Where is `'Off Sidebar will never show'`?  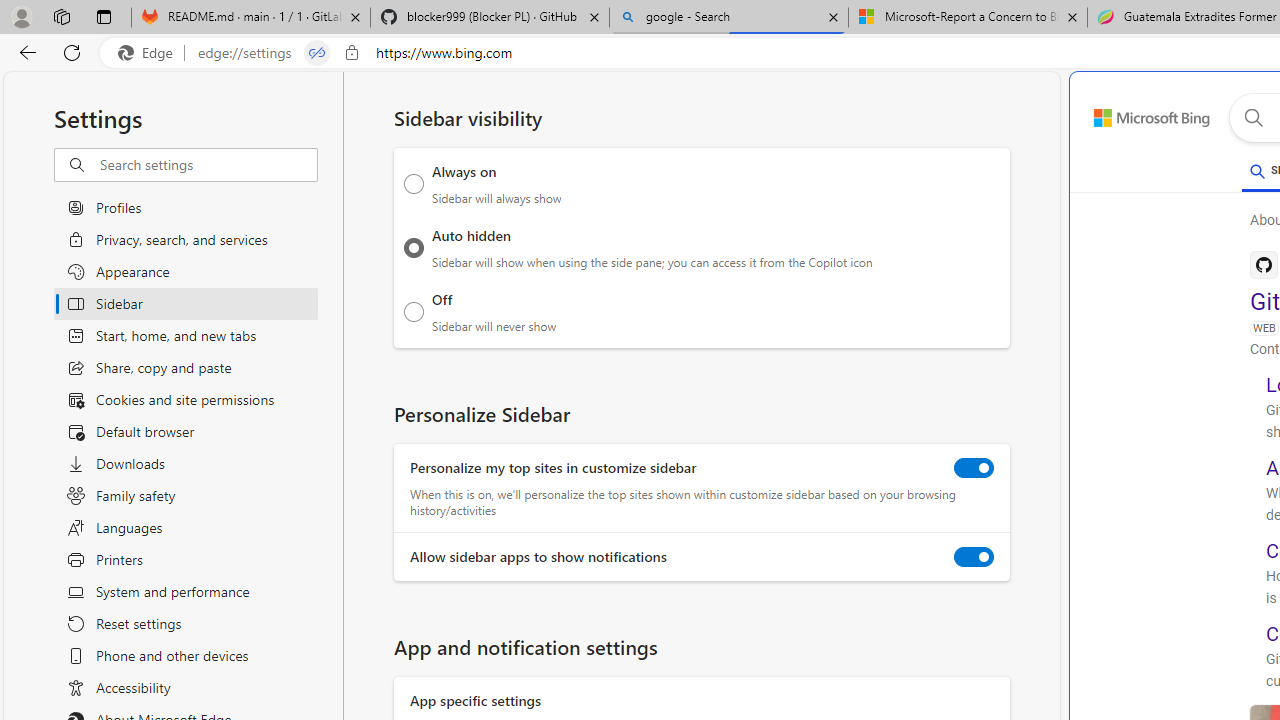
'Off Sidebar will never show' is located at coordinates (413, 311).